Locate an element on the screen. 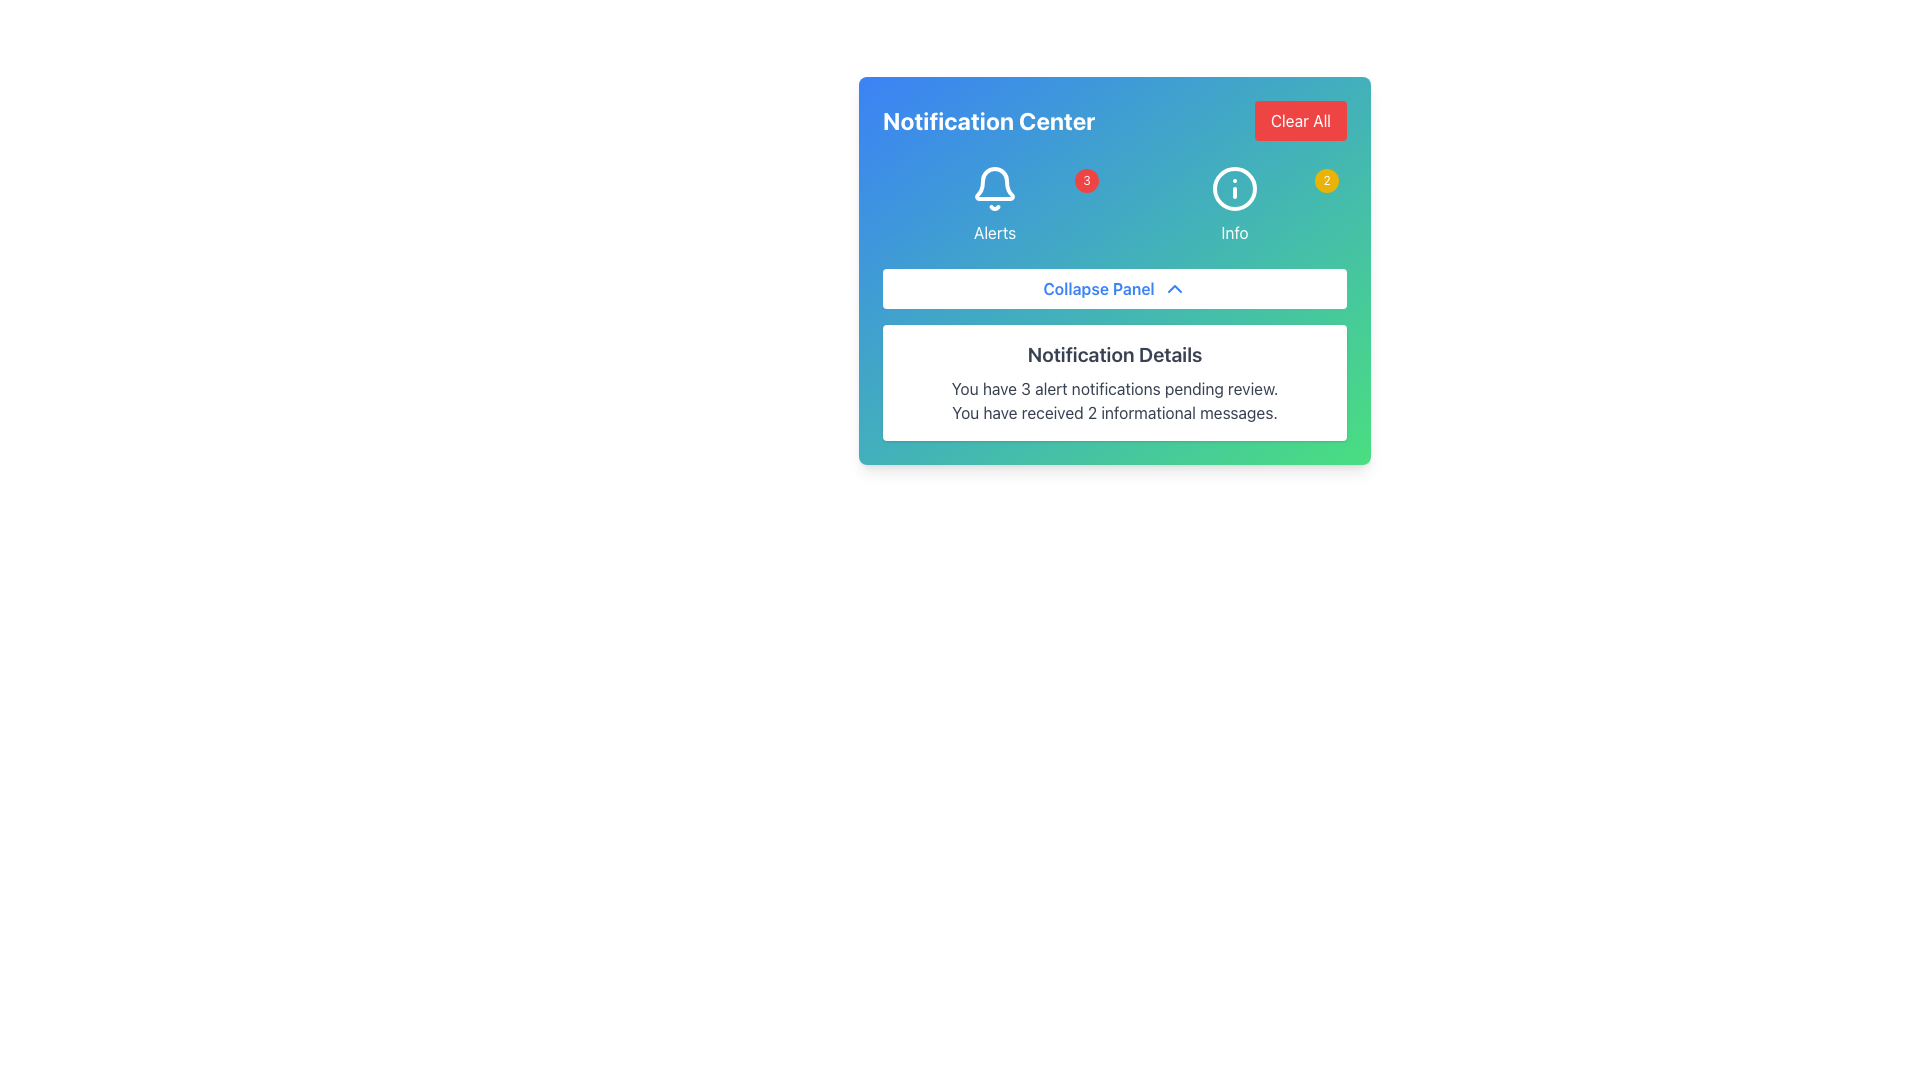 This screenshot has height=1080, width=1920. the 'Info' notification icon located in the top-right region of the notification panel, which is the second icon from the left is located at coordinates (1233, 189).